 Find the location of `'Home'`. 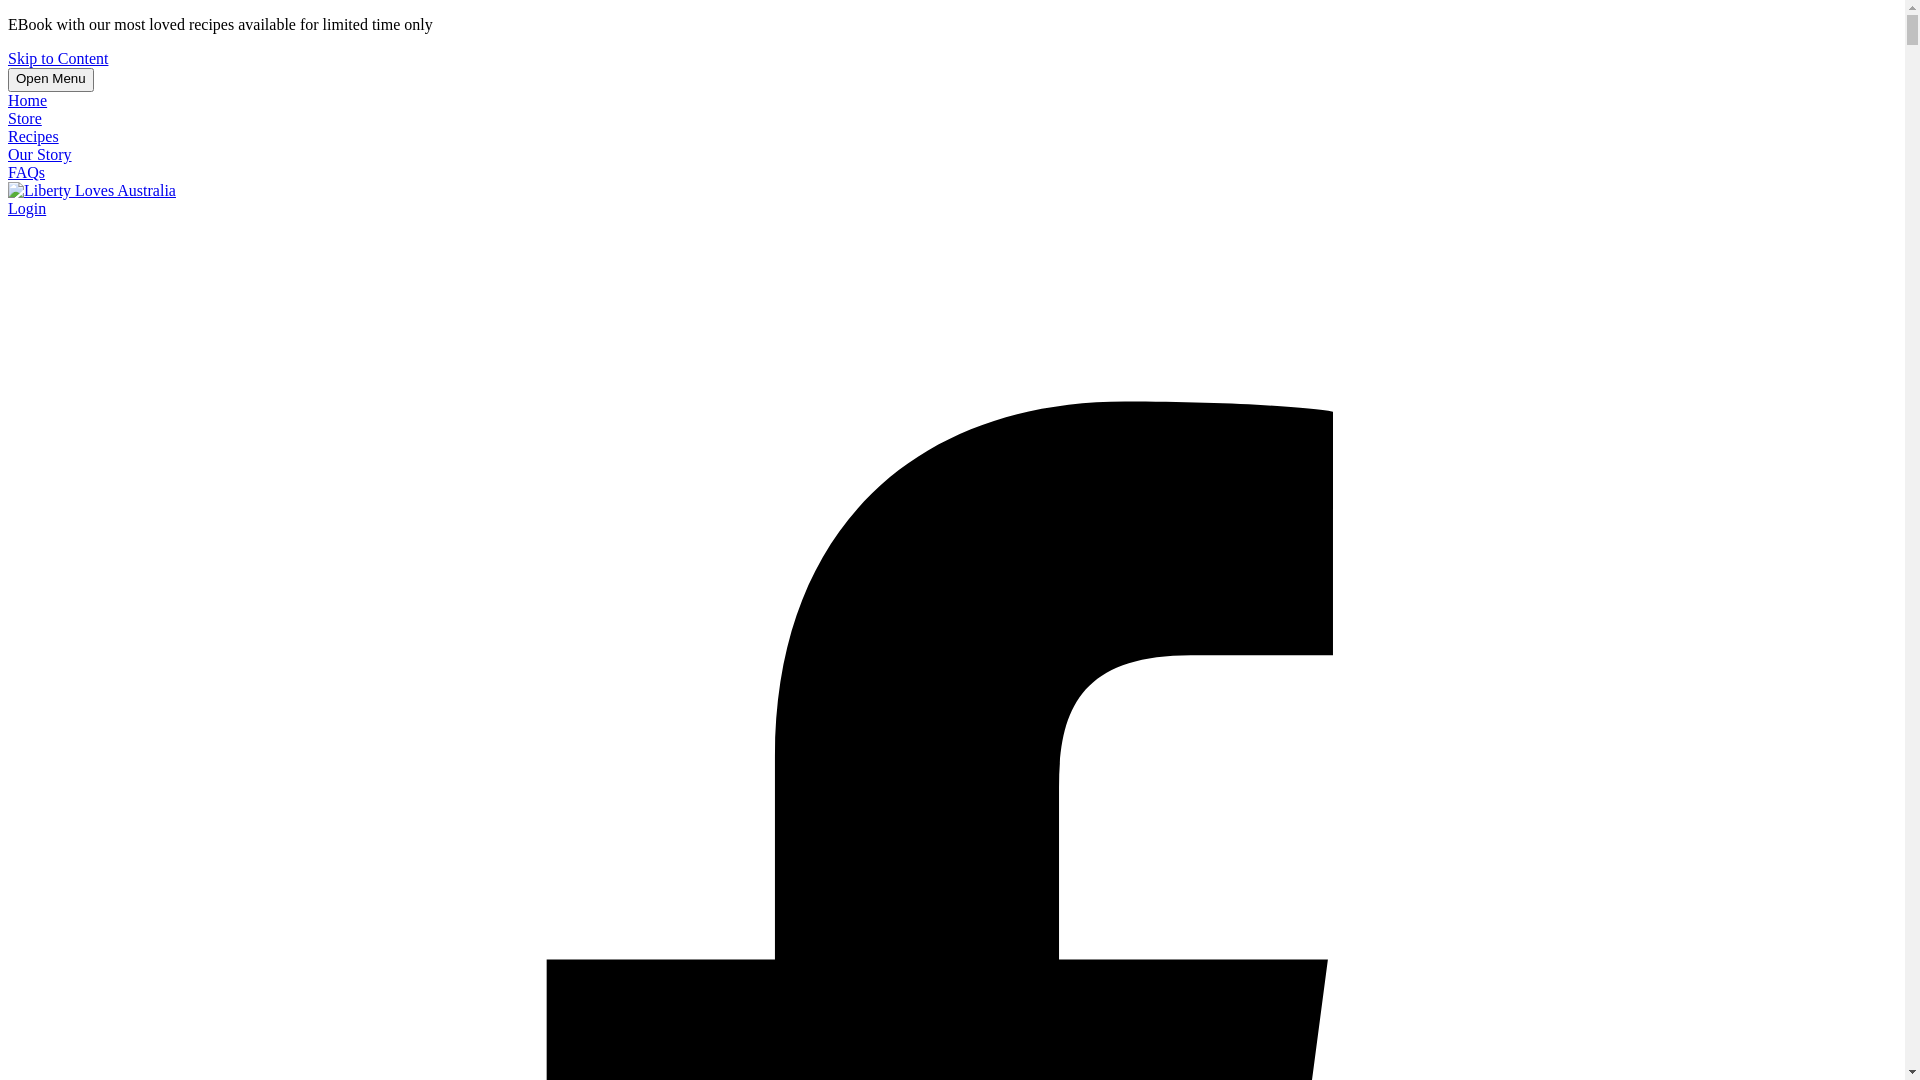

'Home' is located at coordinates (27, 100).